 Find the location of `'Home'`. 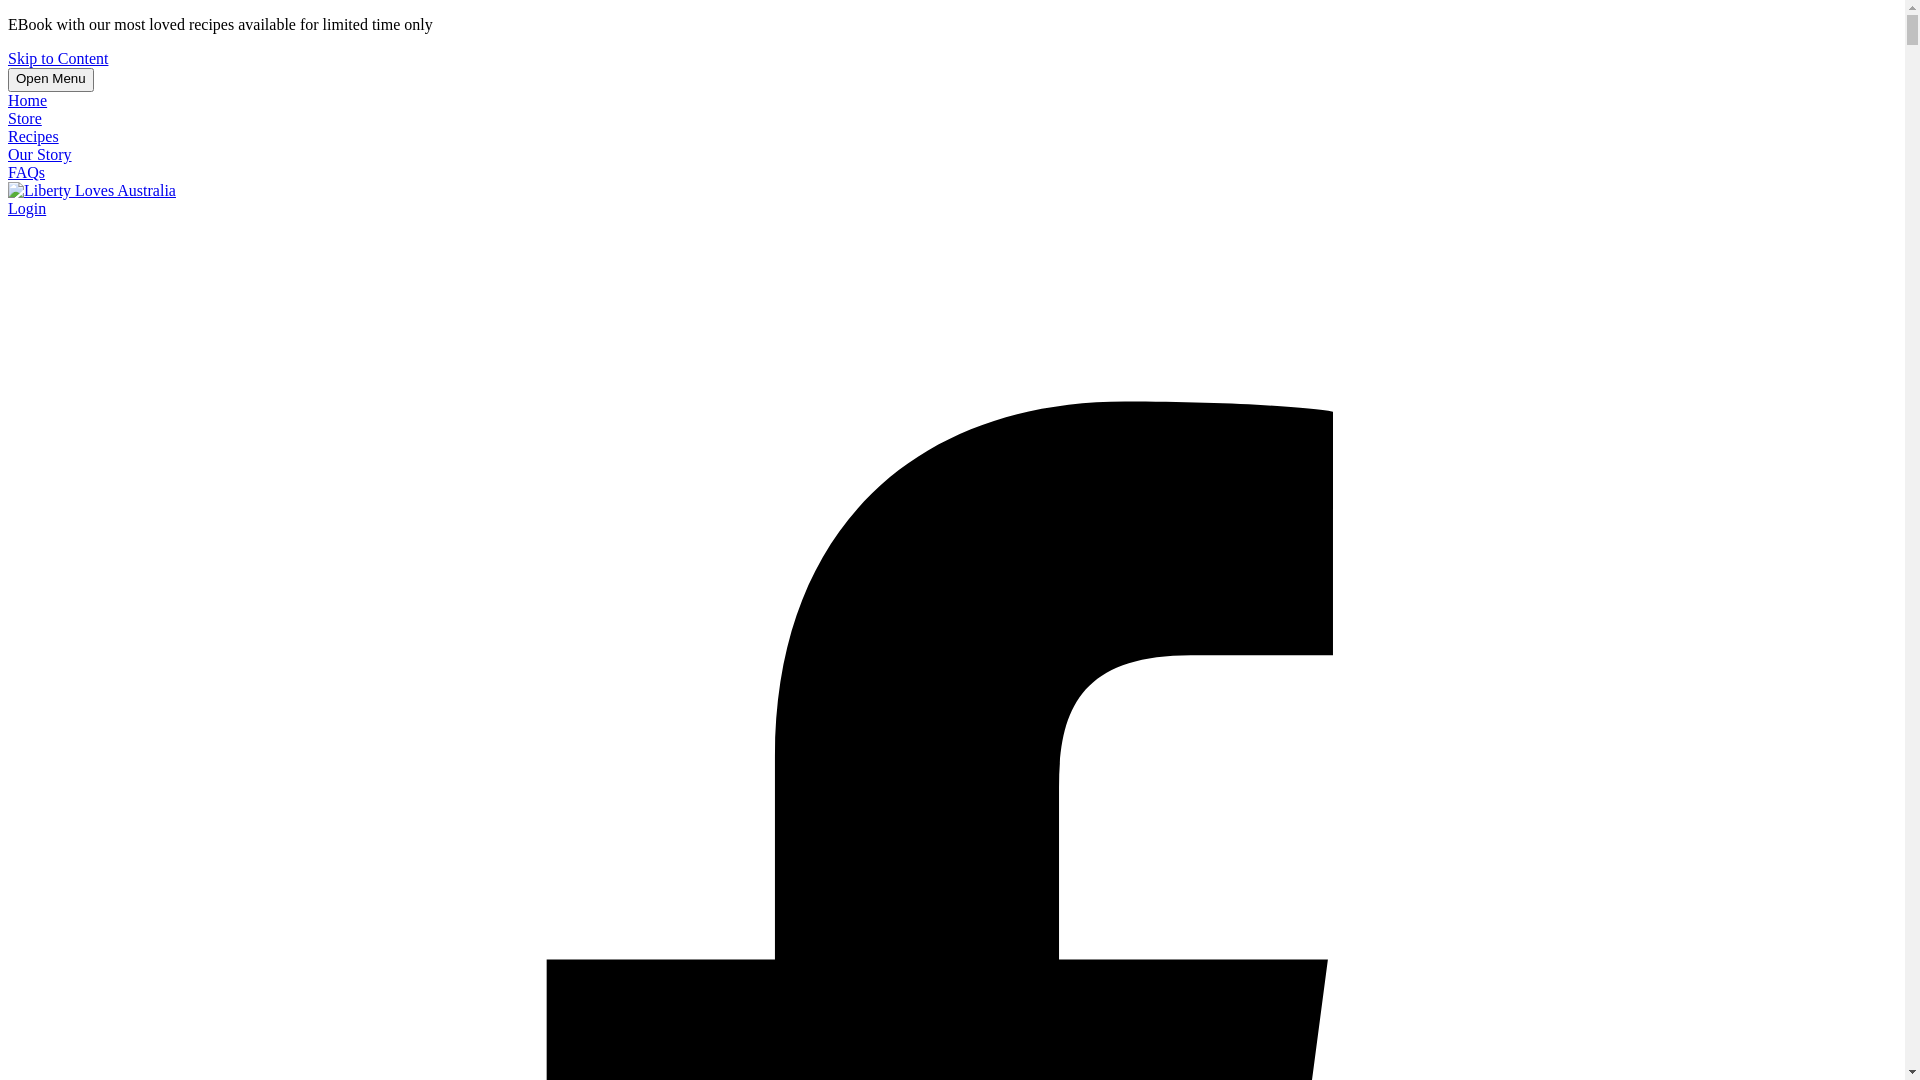

'Home' is located at coordinates (27, 100).